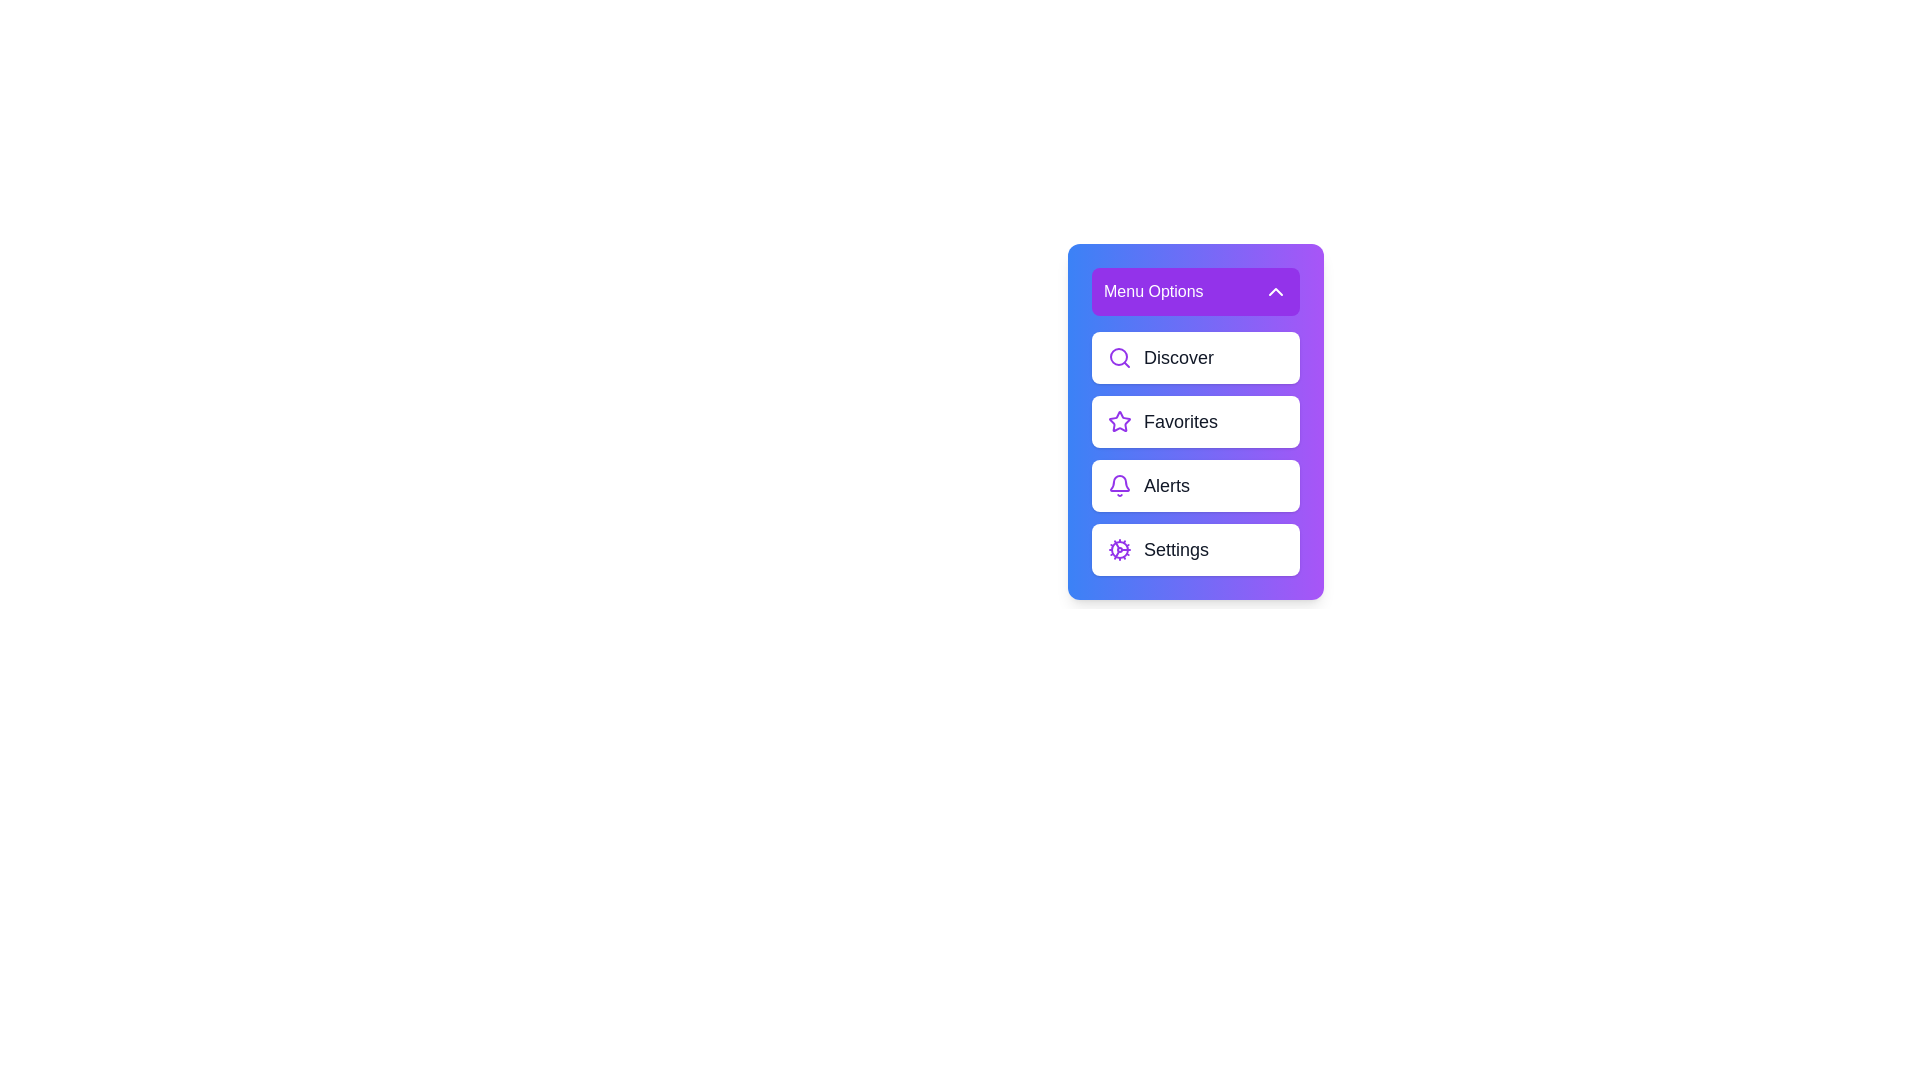 The image size is (1920, 1080). I want to click on the small purple circular gear icon representing the settings menu, located on the left end of the 'Settings' button row, so click(1118, 550).